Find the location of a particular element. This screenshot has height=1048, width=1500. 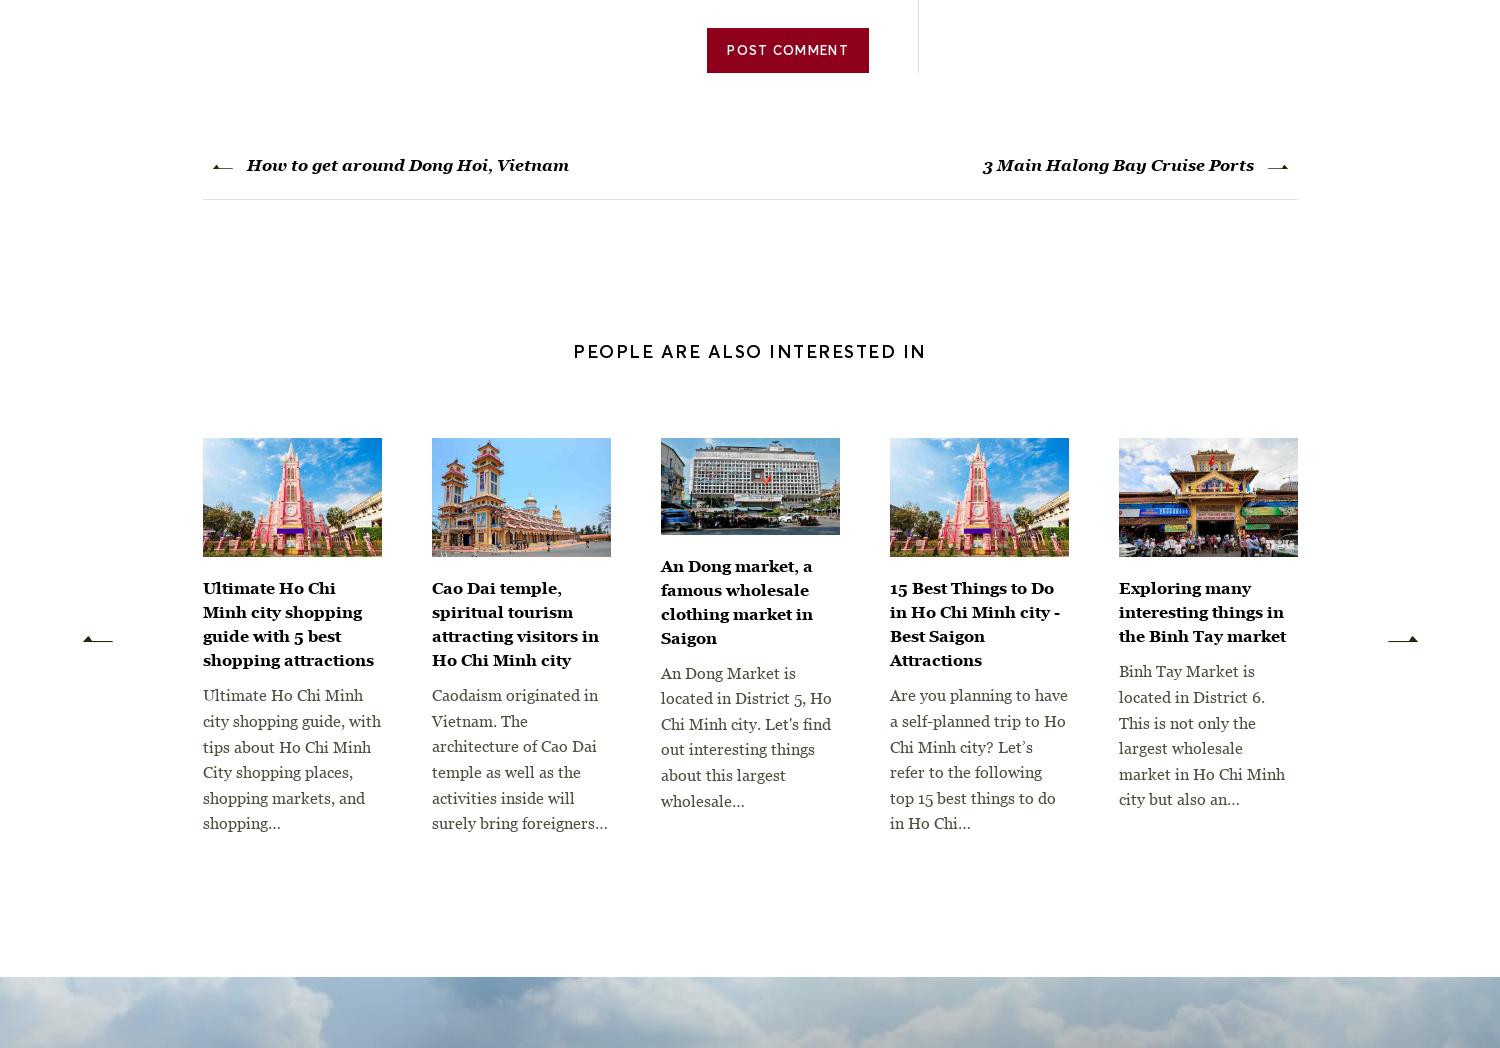

'Ultimate Ho Chi Minh city shopping guide with 5 best shopping attractions' is located at coordinates (287, 623).